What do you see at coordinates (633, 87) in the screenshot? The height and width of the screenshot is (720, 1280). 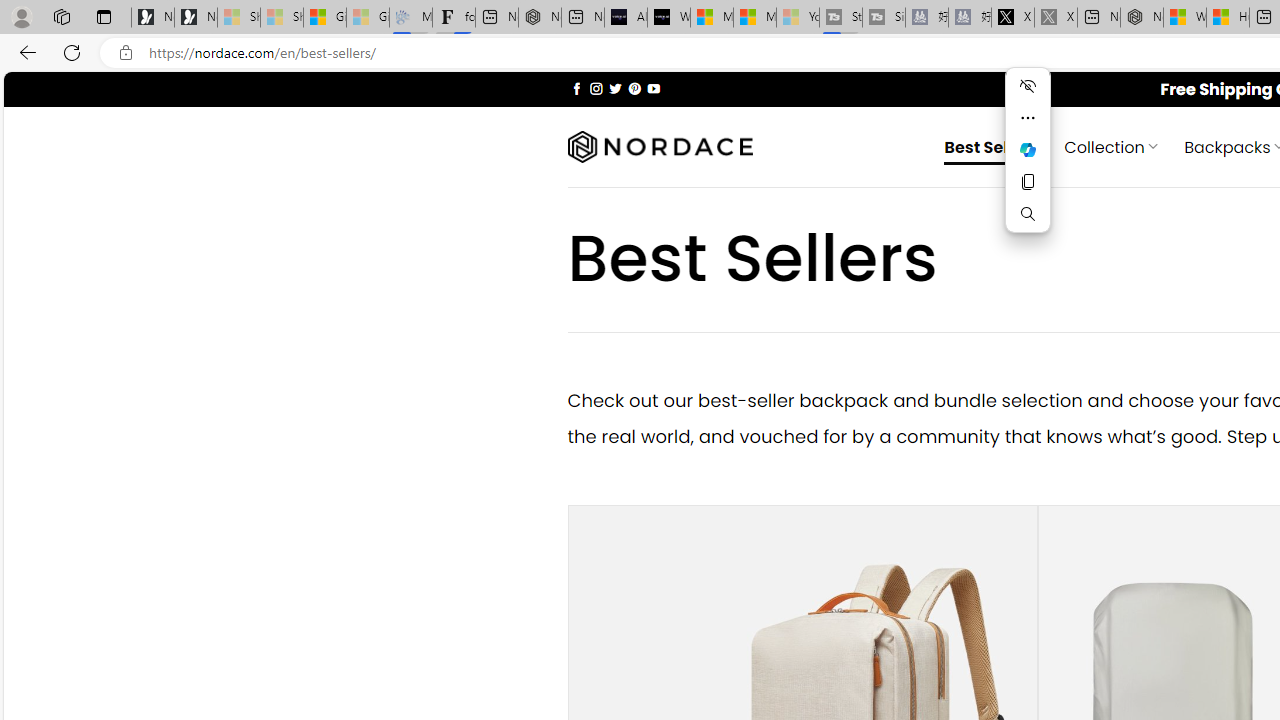 I see `'Follow on Pinterest'` at bounding box center [633, 87].